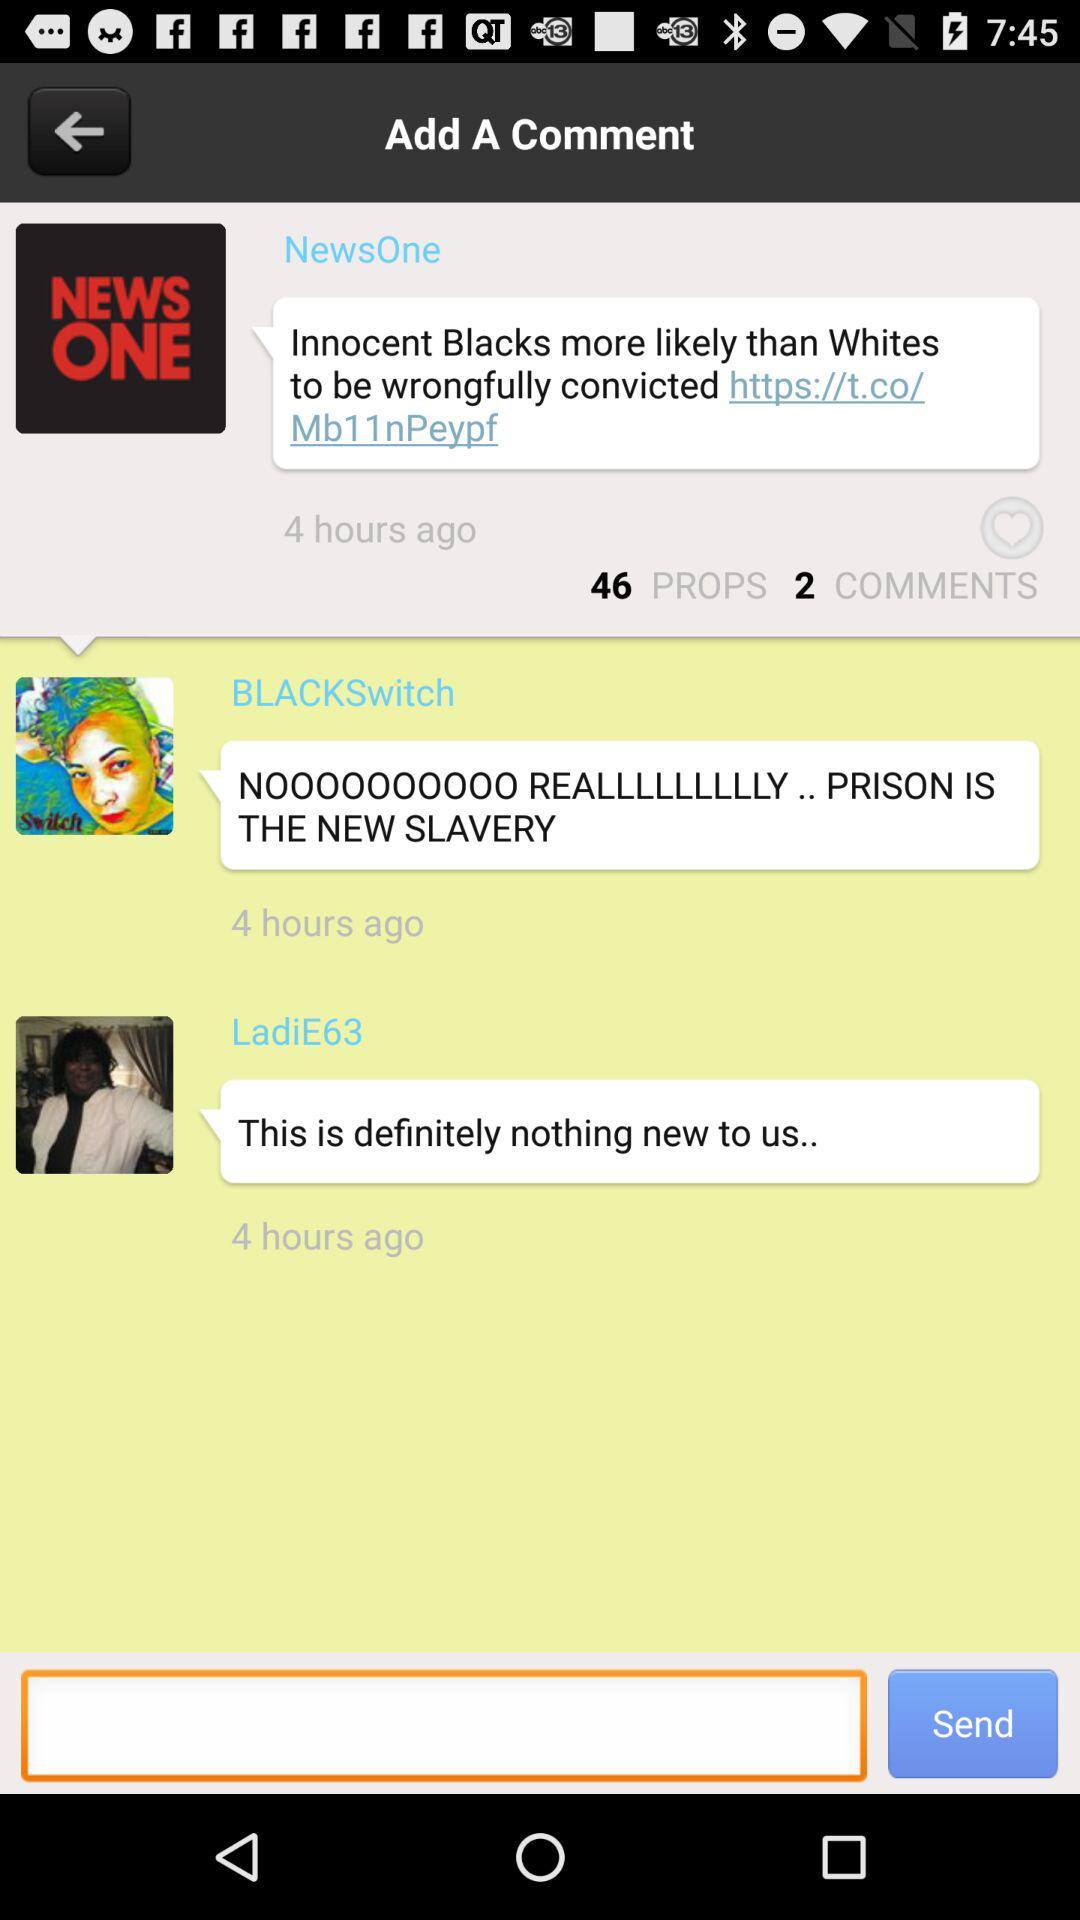  I want to click on noooooooooo reallllllllly prison icon, so click(617, 806).